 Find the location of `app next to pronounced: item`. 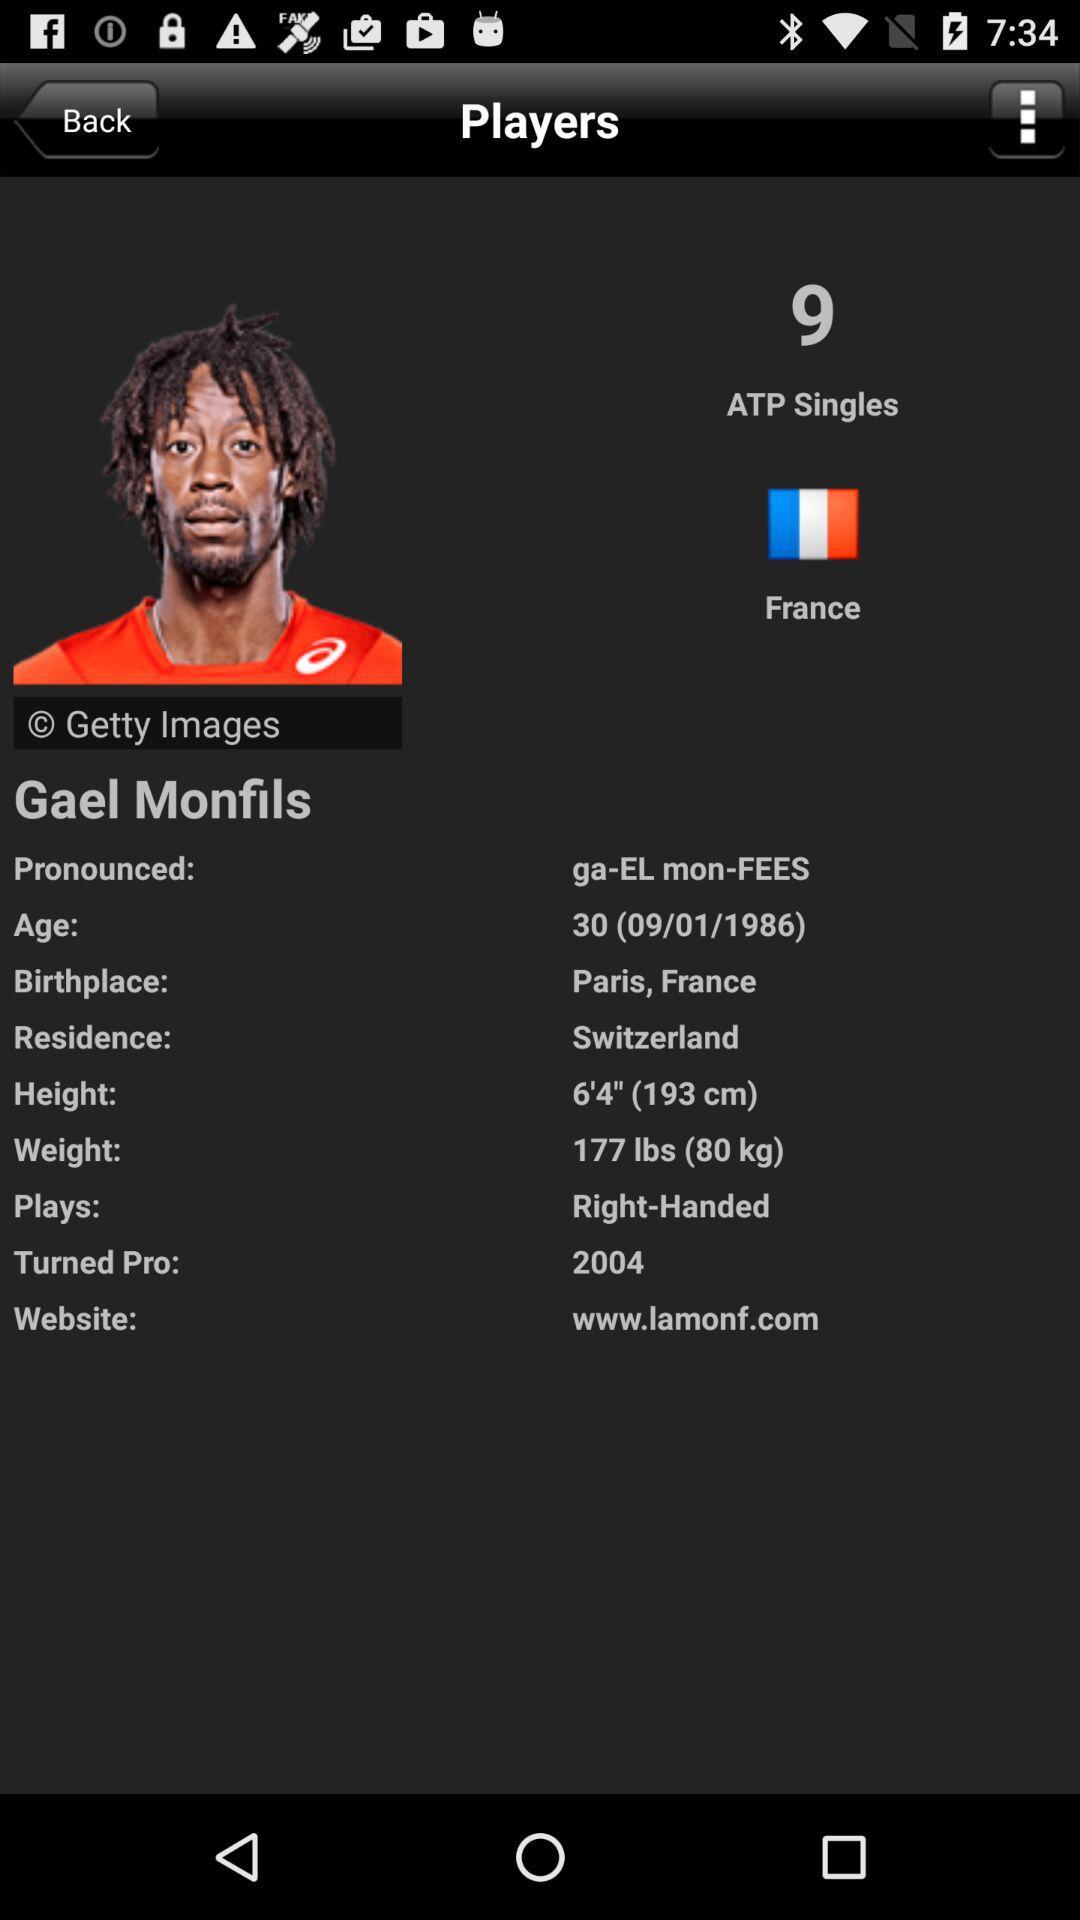

app next to pronounced: item is located at coordinates (826, 922).